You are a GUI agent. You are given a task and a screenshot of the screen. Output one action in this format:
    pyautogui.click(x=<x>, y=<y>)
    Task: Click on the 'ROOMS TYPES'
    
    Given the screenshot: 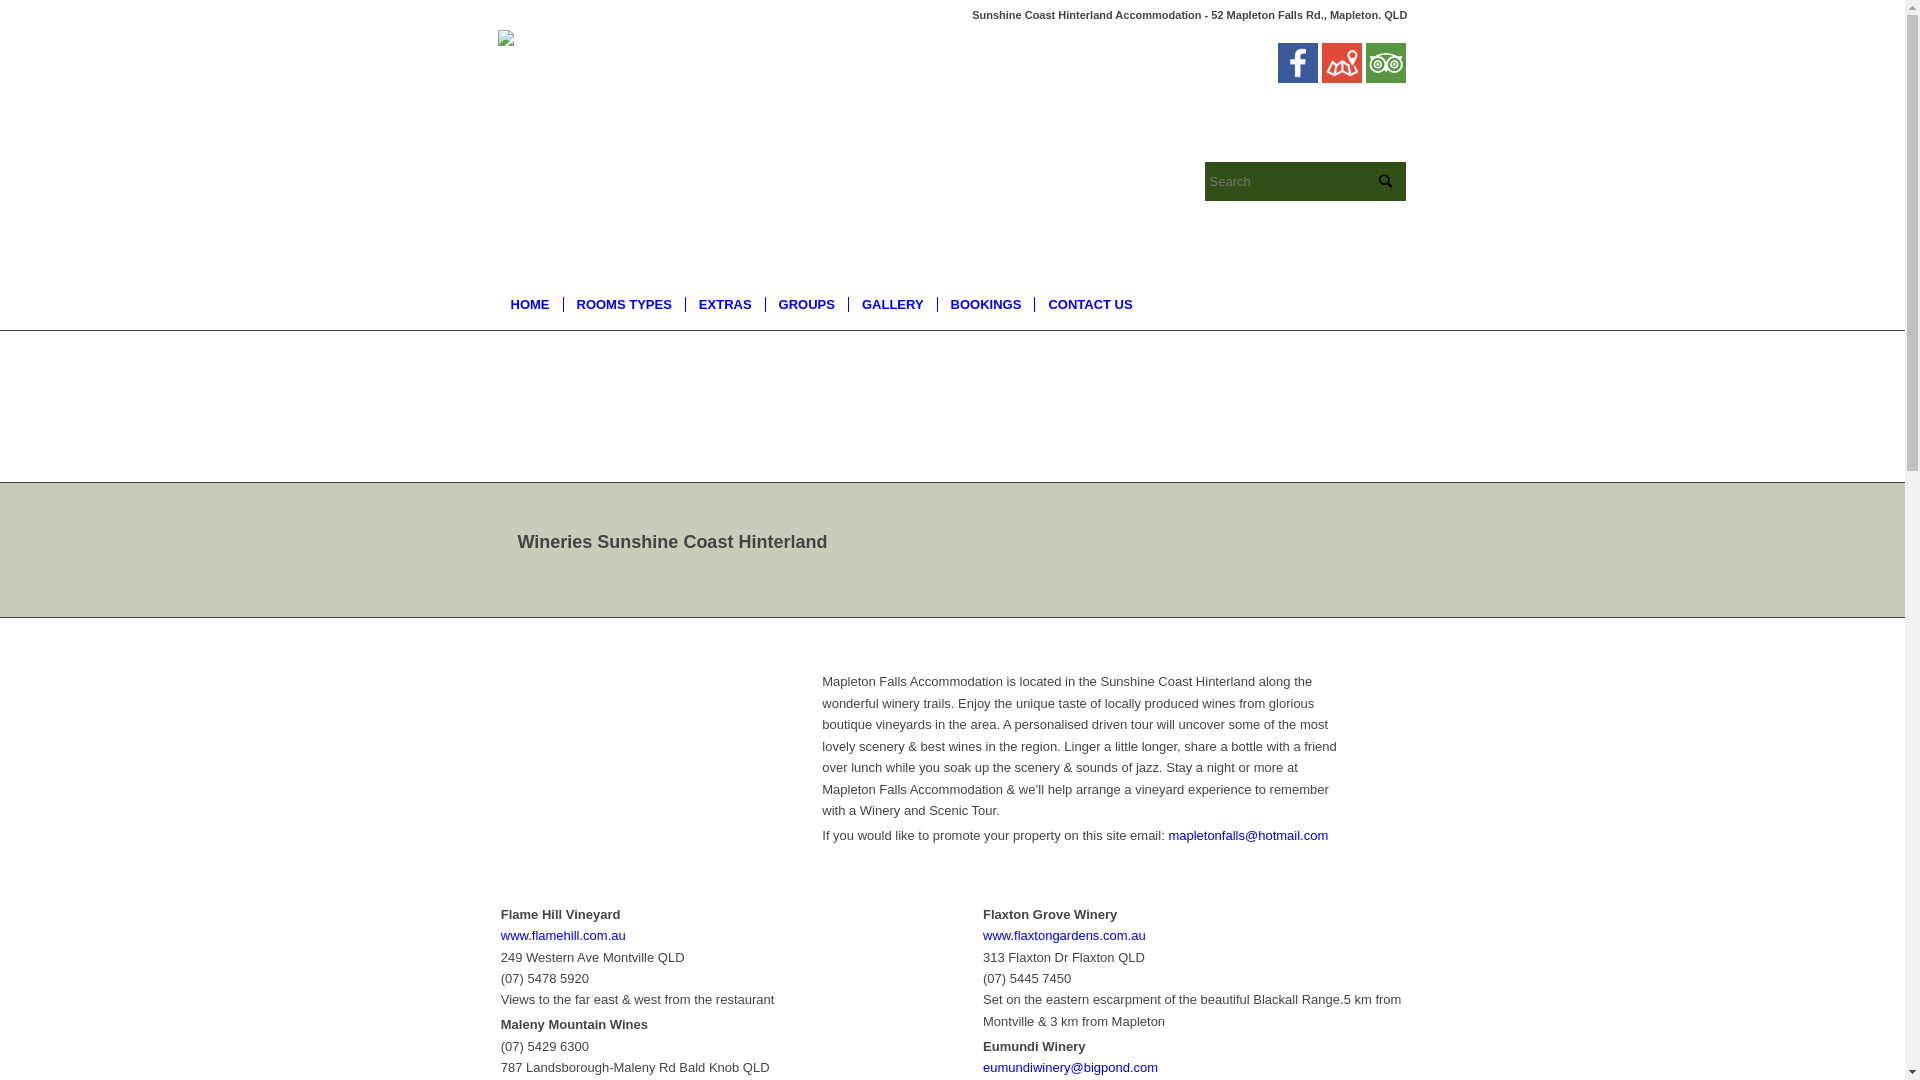 What is the action you would take?
    pyautogui.click(x=622, y=304)
    